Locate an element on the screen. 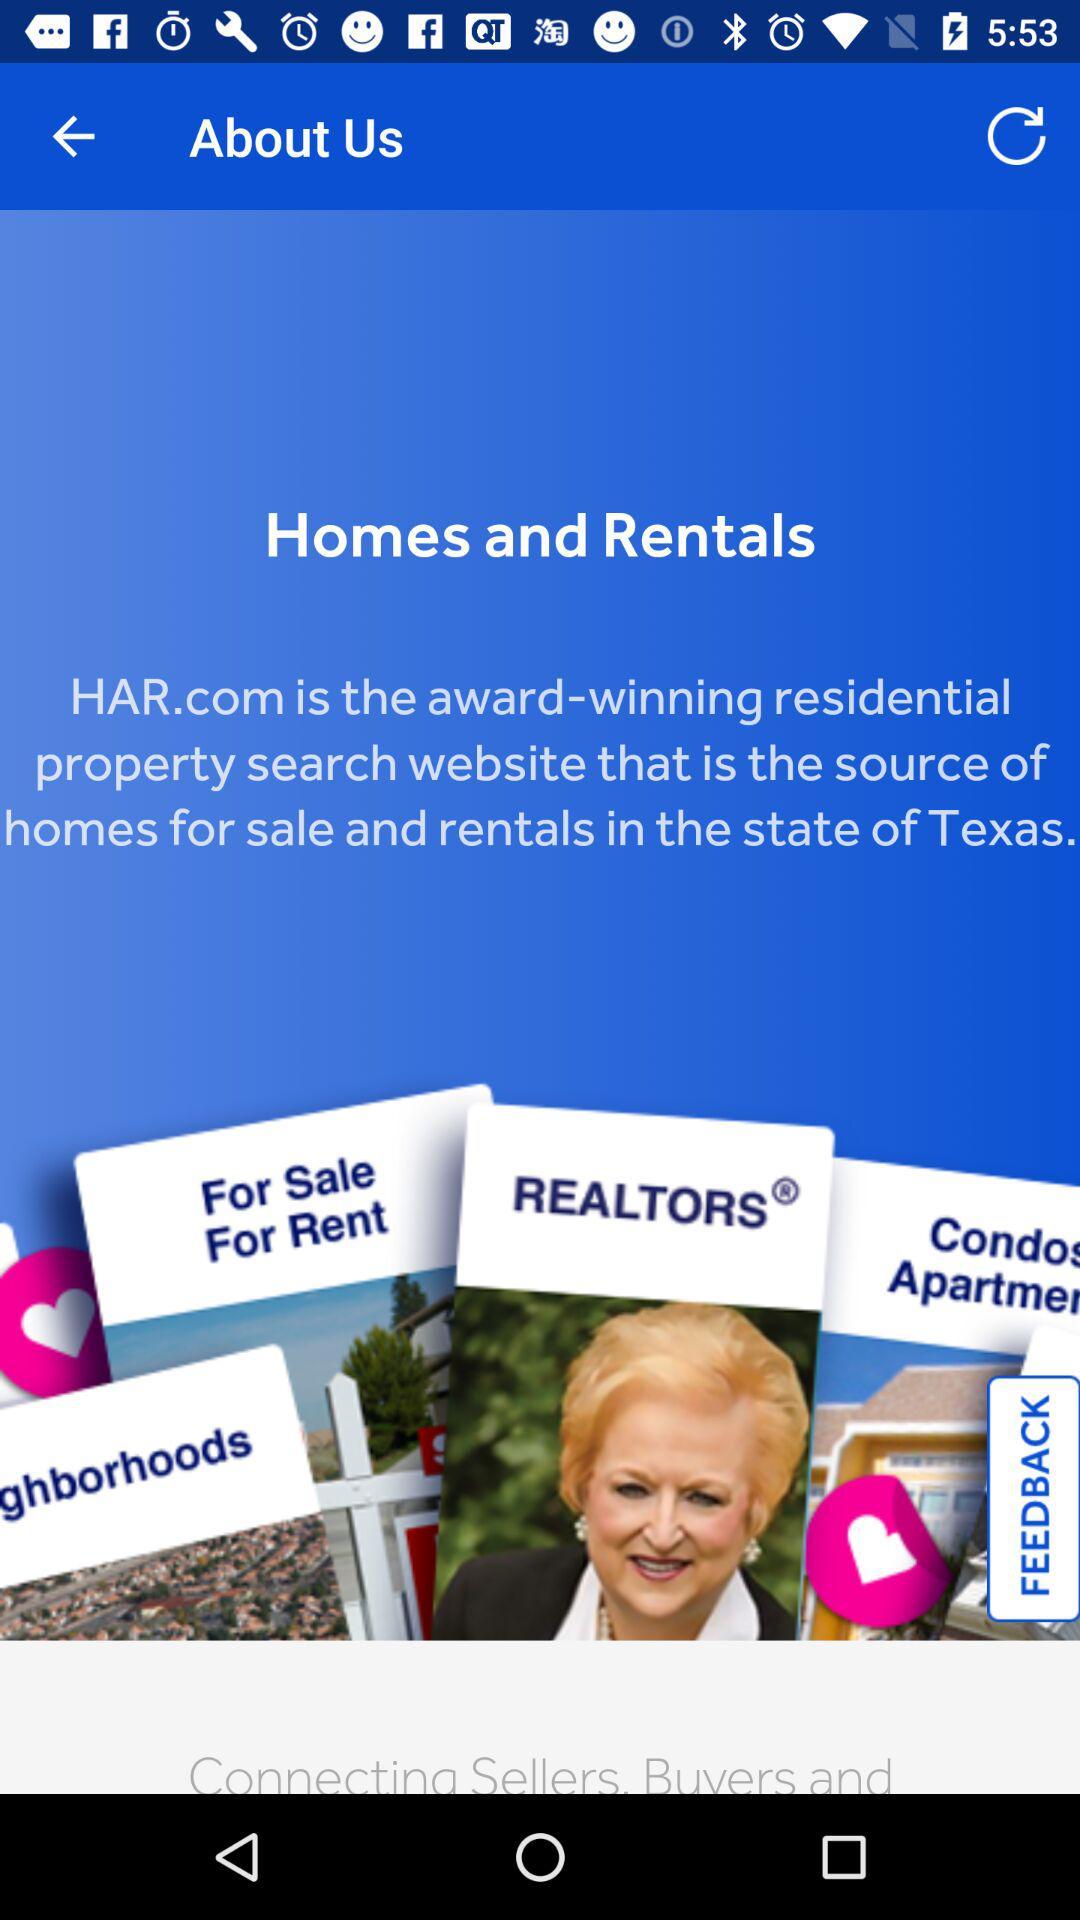 The width and height of the screenshot is (1080, 1920). har.com is located at coordinates (540, 1002).